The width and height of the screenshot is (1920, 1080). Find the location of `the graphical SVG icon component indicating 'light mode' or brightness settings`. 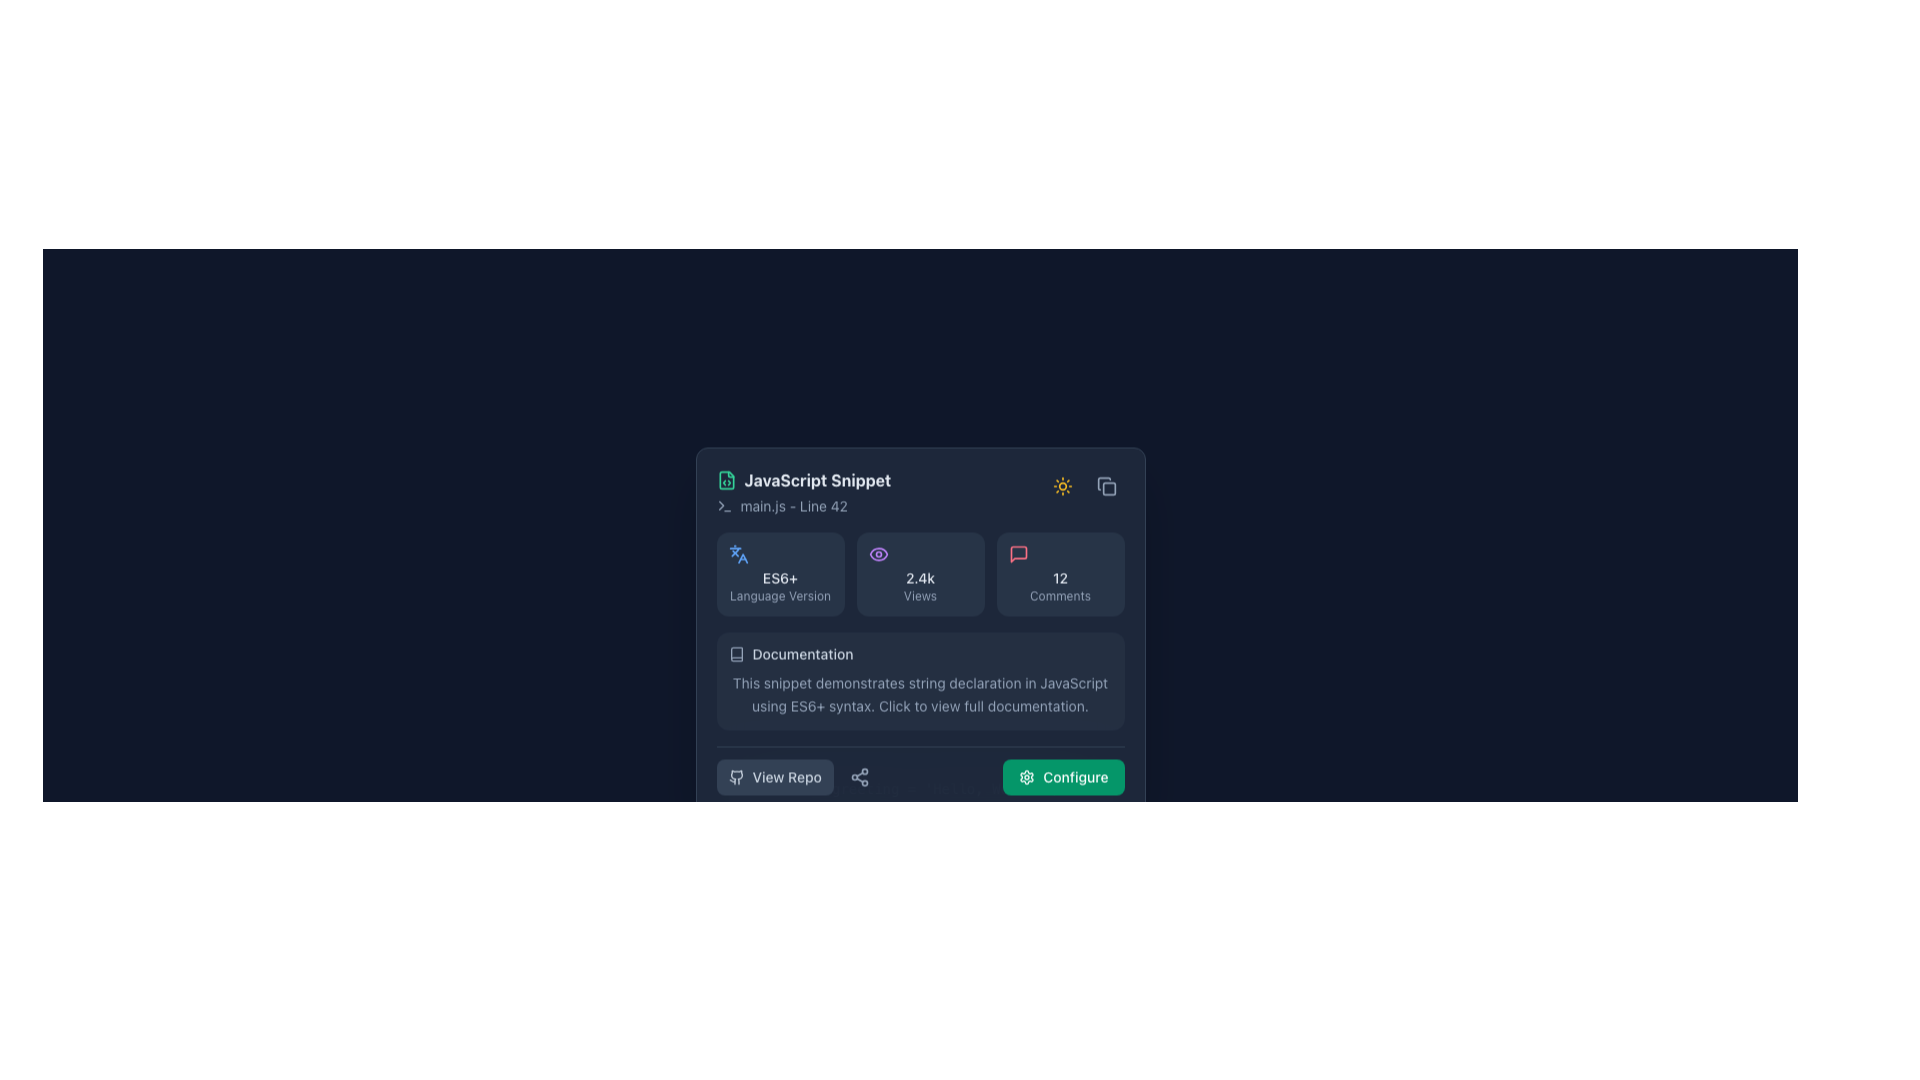

the graphical SVG icon component indicating 'light mode' or brightness settings is located at coordinates (1061, 486).